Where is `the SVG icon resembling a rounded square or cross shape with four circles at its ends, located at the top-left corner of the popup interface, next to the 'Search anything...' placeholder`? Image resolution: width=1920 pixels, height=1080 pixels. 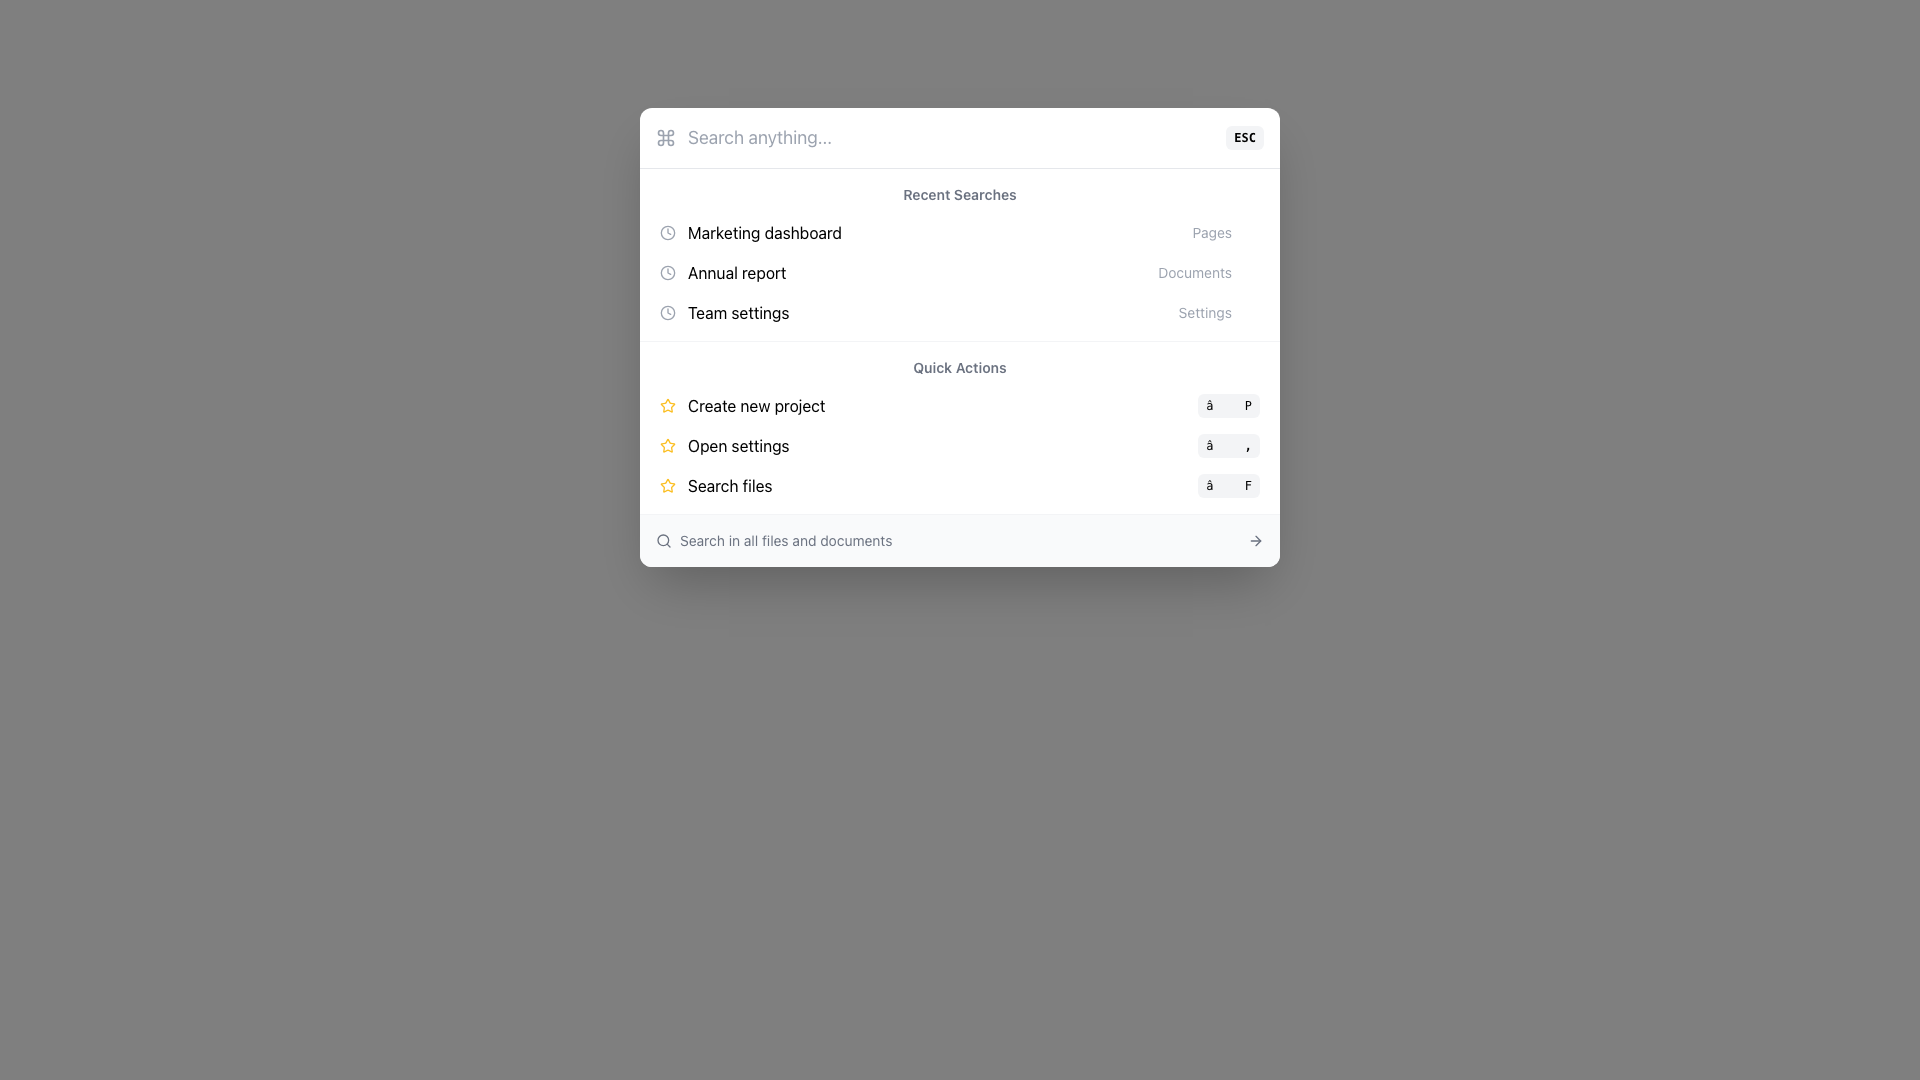
the SVG icon resembling a rounded square or cross shape with four circles at its ends, located at the top-left corner of the popup interface, next to the 'Search anything...' placeholder is located at coordinates (666, 137).